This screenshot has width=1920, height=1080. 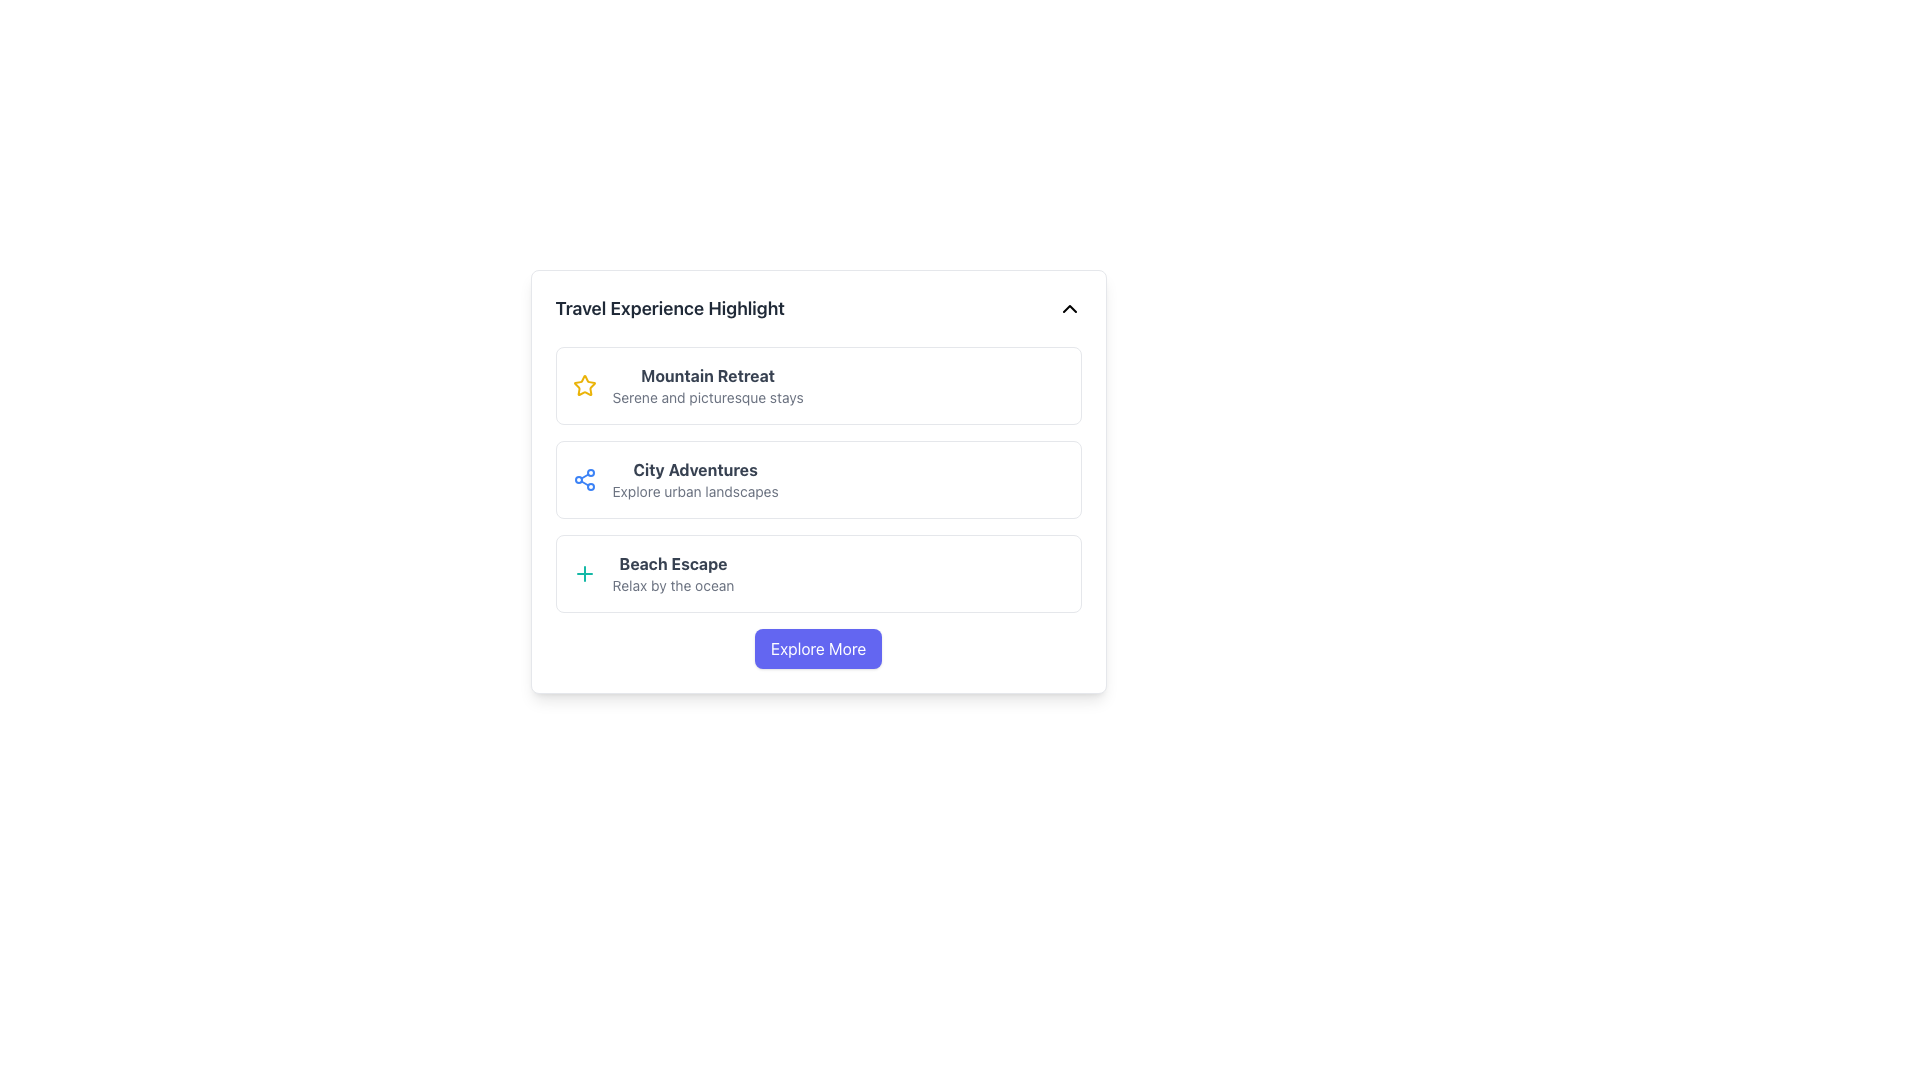 What do you see at coordinates (583, 574) in the screenshot?
I see `the teal cross-shaped icon located at the leftmost side of the 'Beach Escape' entry` at bounding box center [583, 574].